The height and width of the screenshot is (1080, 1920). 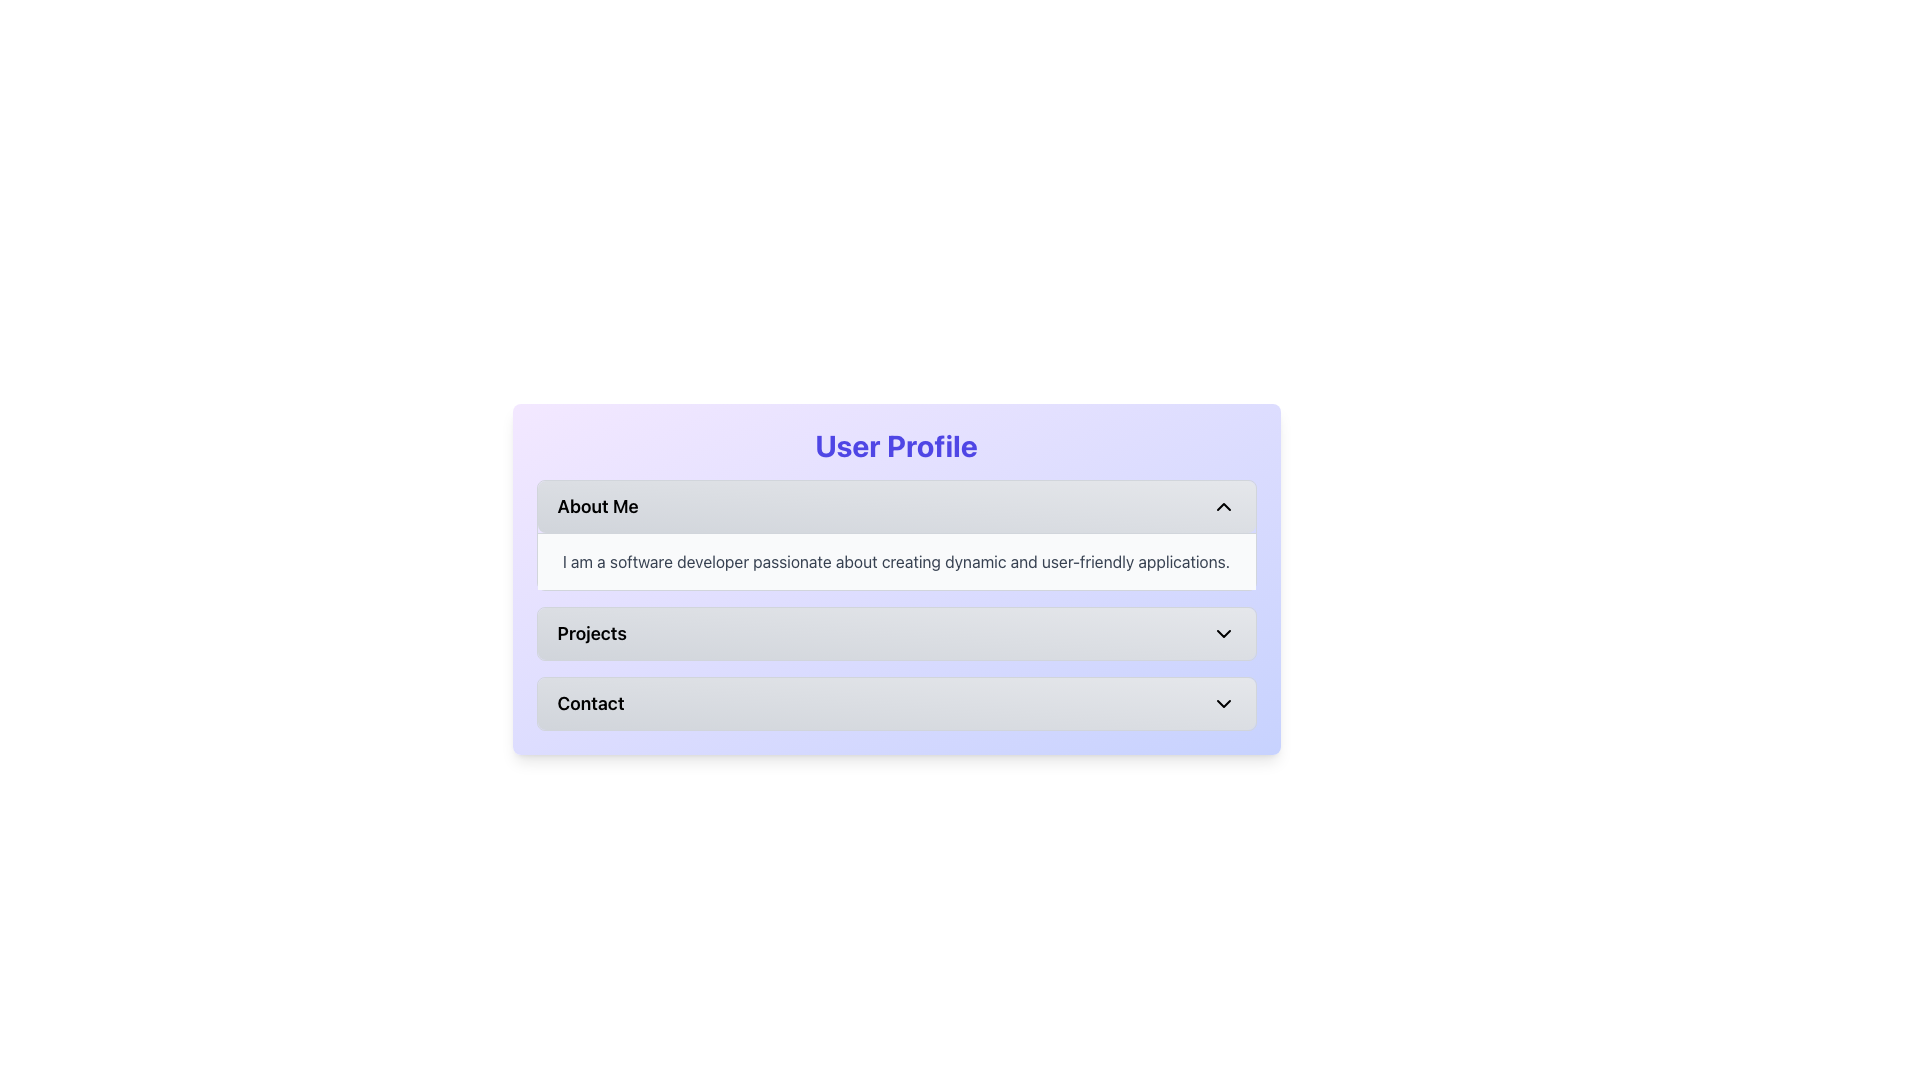 What do you see at coordinates (597, 505) in the screenshot?
I see `the 'About Me' text label located inside the topmost button of the vertical list in the 'User Profile' section` at bounding box center [597, 505].